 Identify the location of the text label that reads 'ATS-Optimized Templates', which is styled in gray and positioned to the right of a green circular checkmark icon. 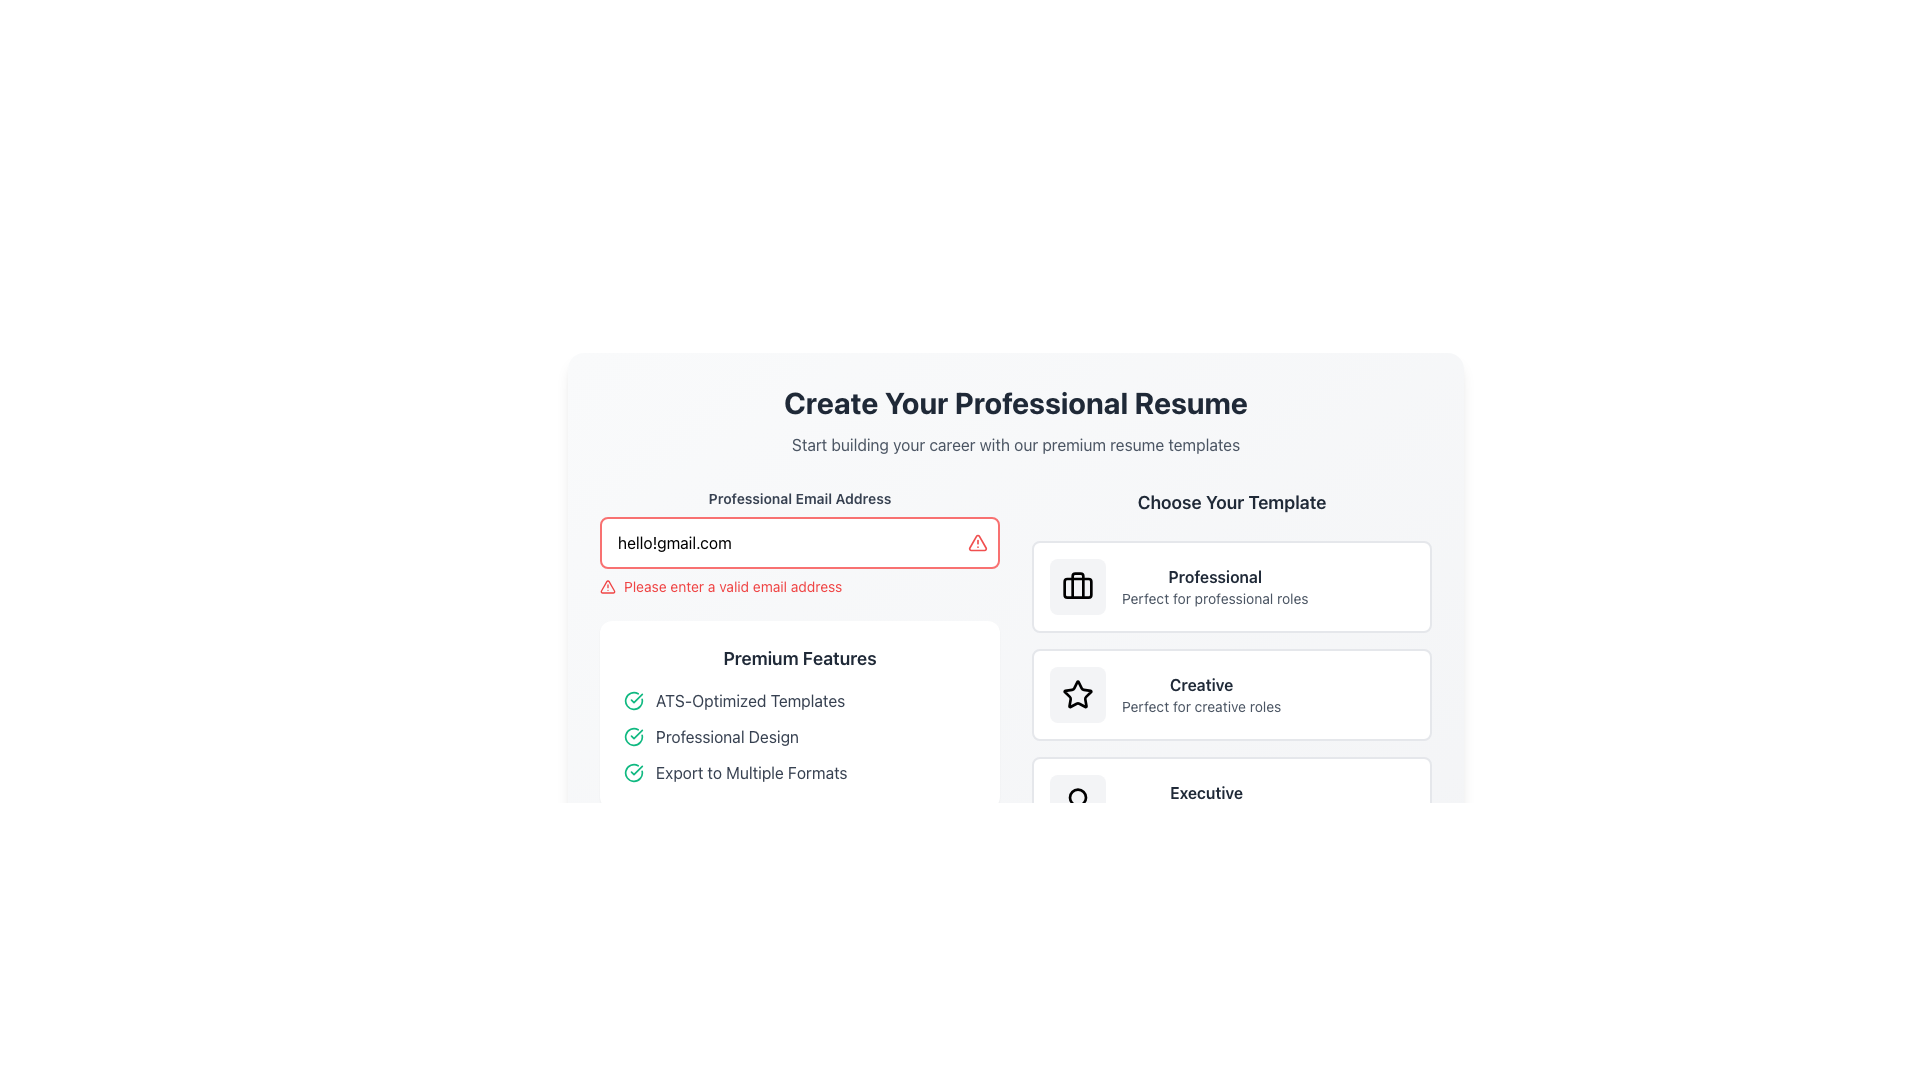
(749, 700).